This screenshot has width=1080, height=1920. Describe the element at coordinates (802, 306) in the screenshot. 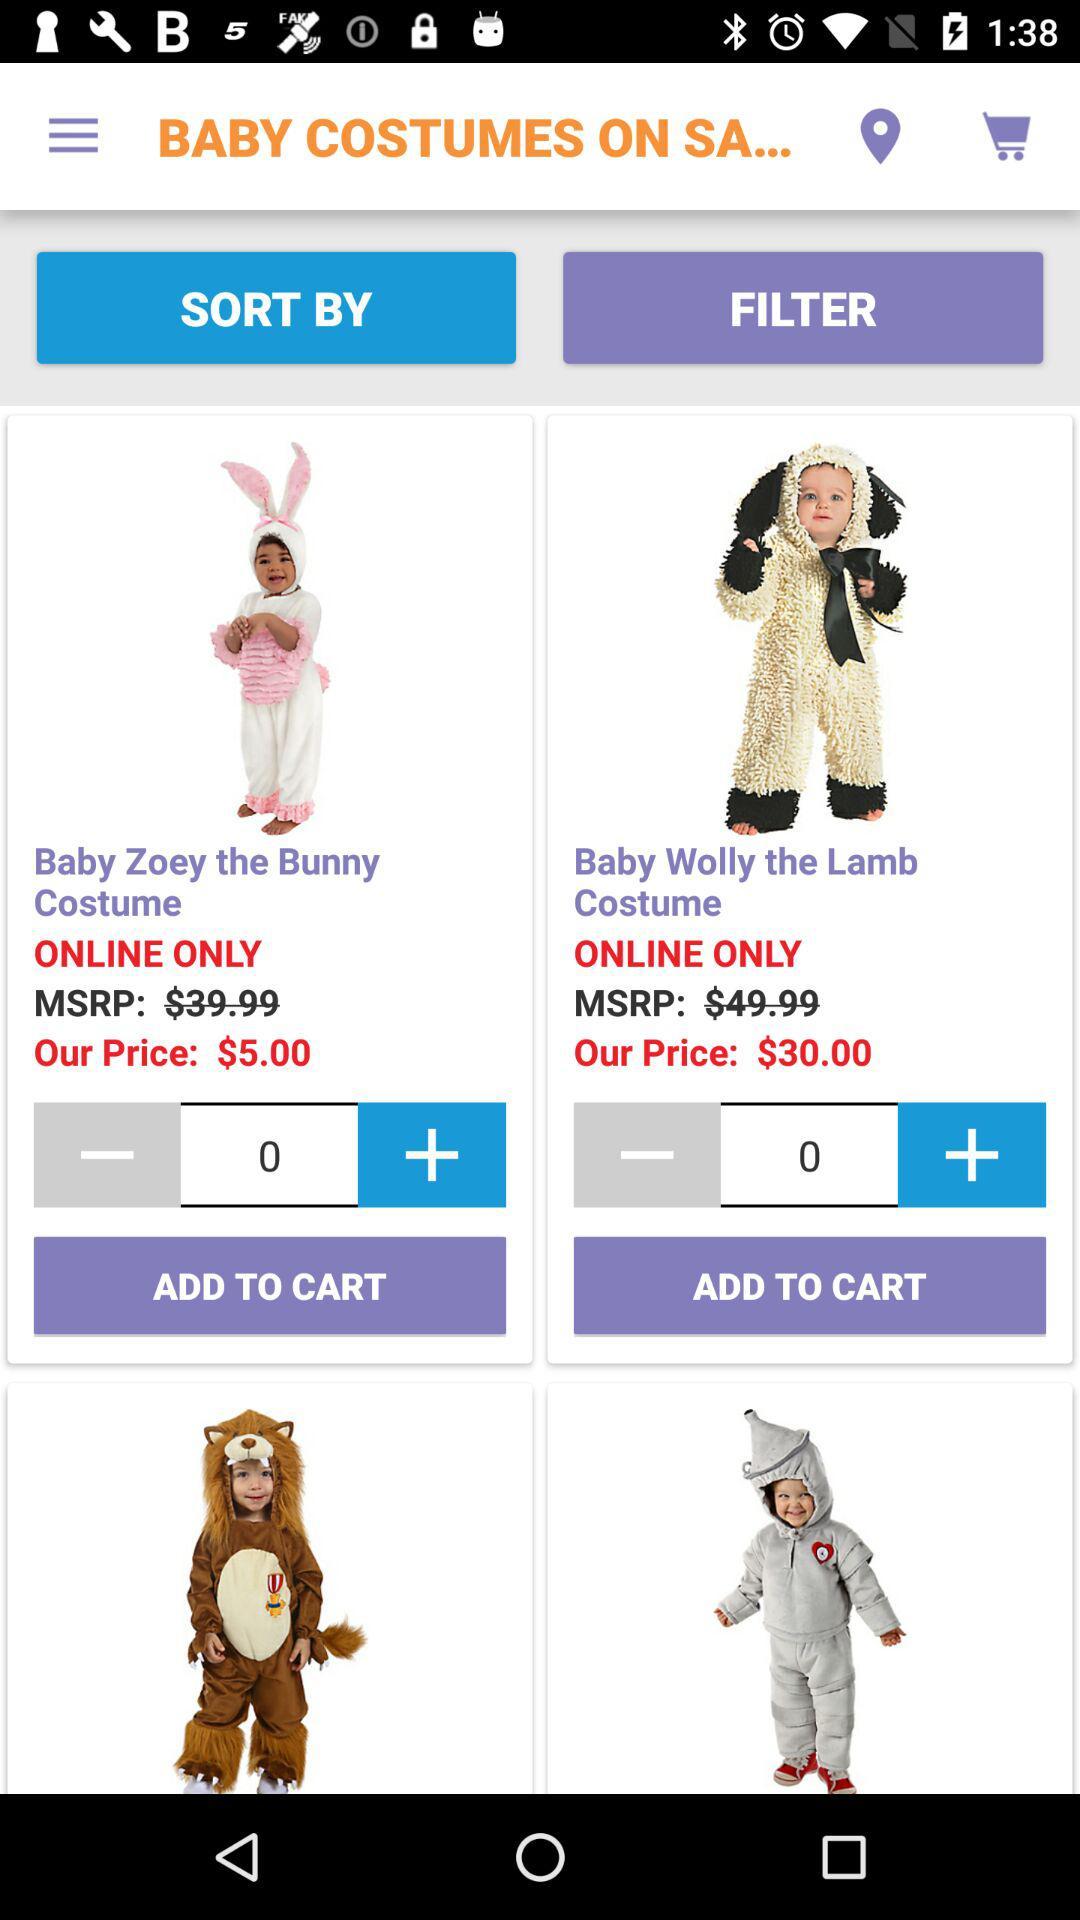

I see `the item next to sort by` at that location.